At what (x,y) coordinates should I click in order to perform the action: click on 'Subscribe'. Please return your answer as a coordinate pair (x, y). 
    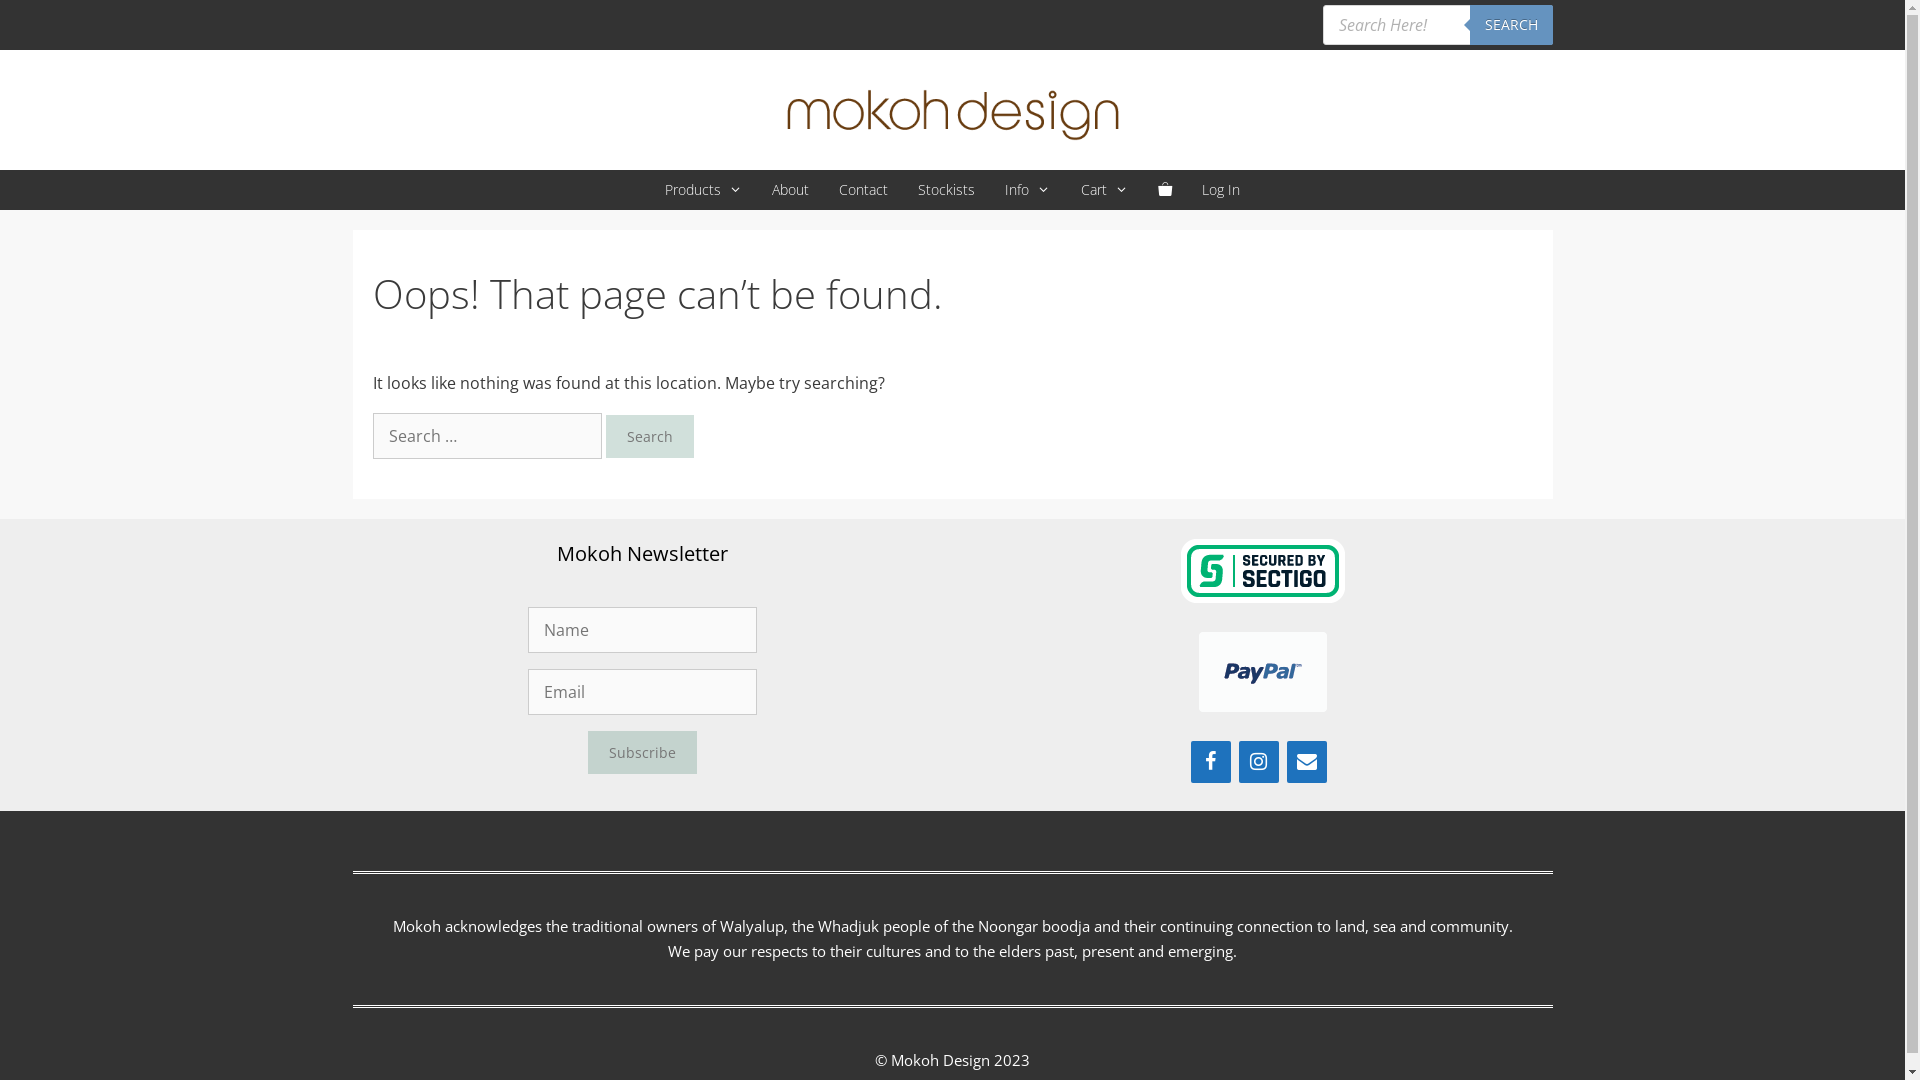
    Looking at the image, I should click on (642, 752).